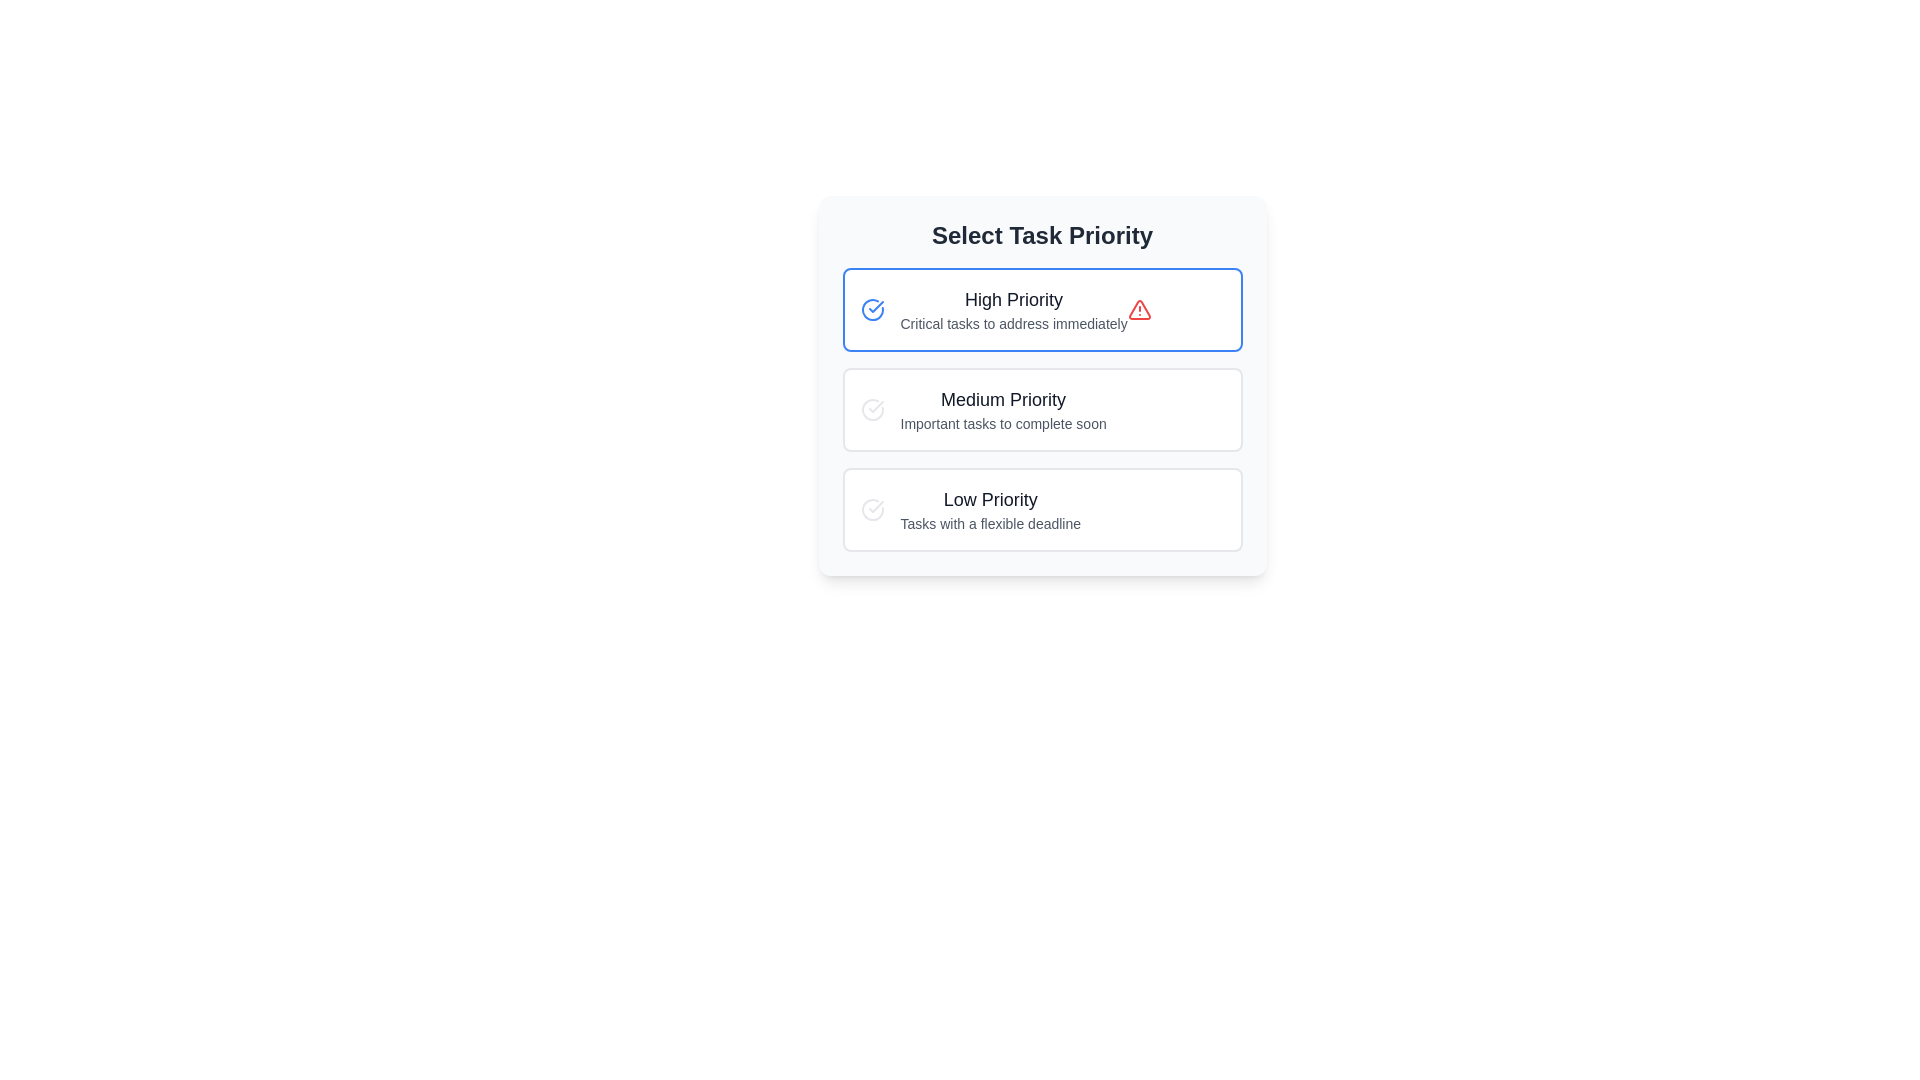 This screenshot has height=1080, width=1920. I want to click on the static text label element that reads 'Important tasks to complete soon', positioned below the 'Medium Priority' title within its card, so click(1003, 423).